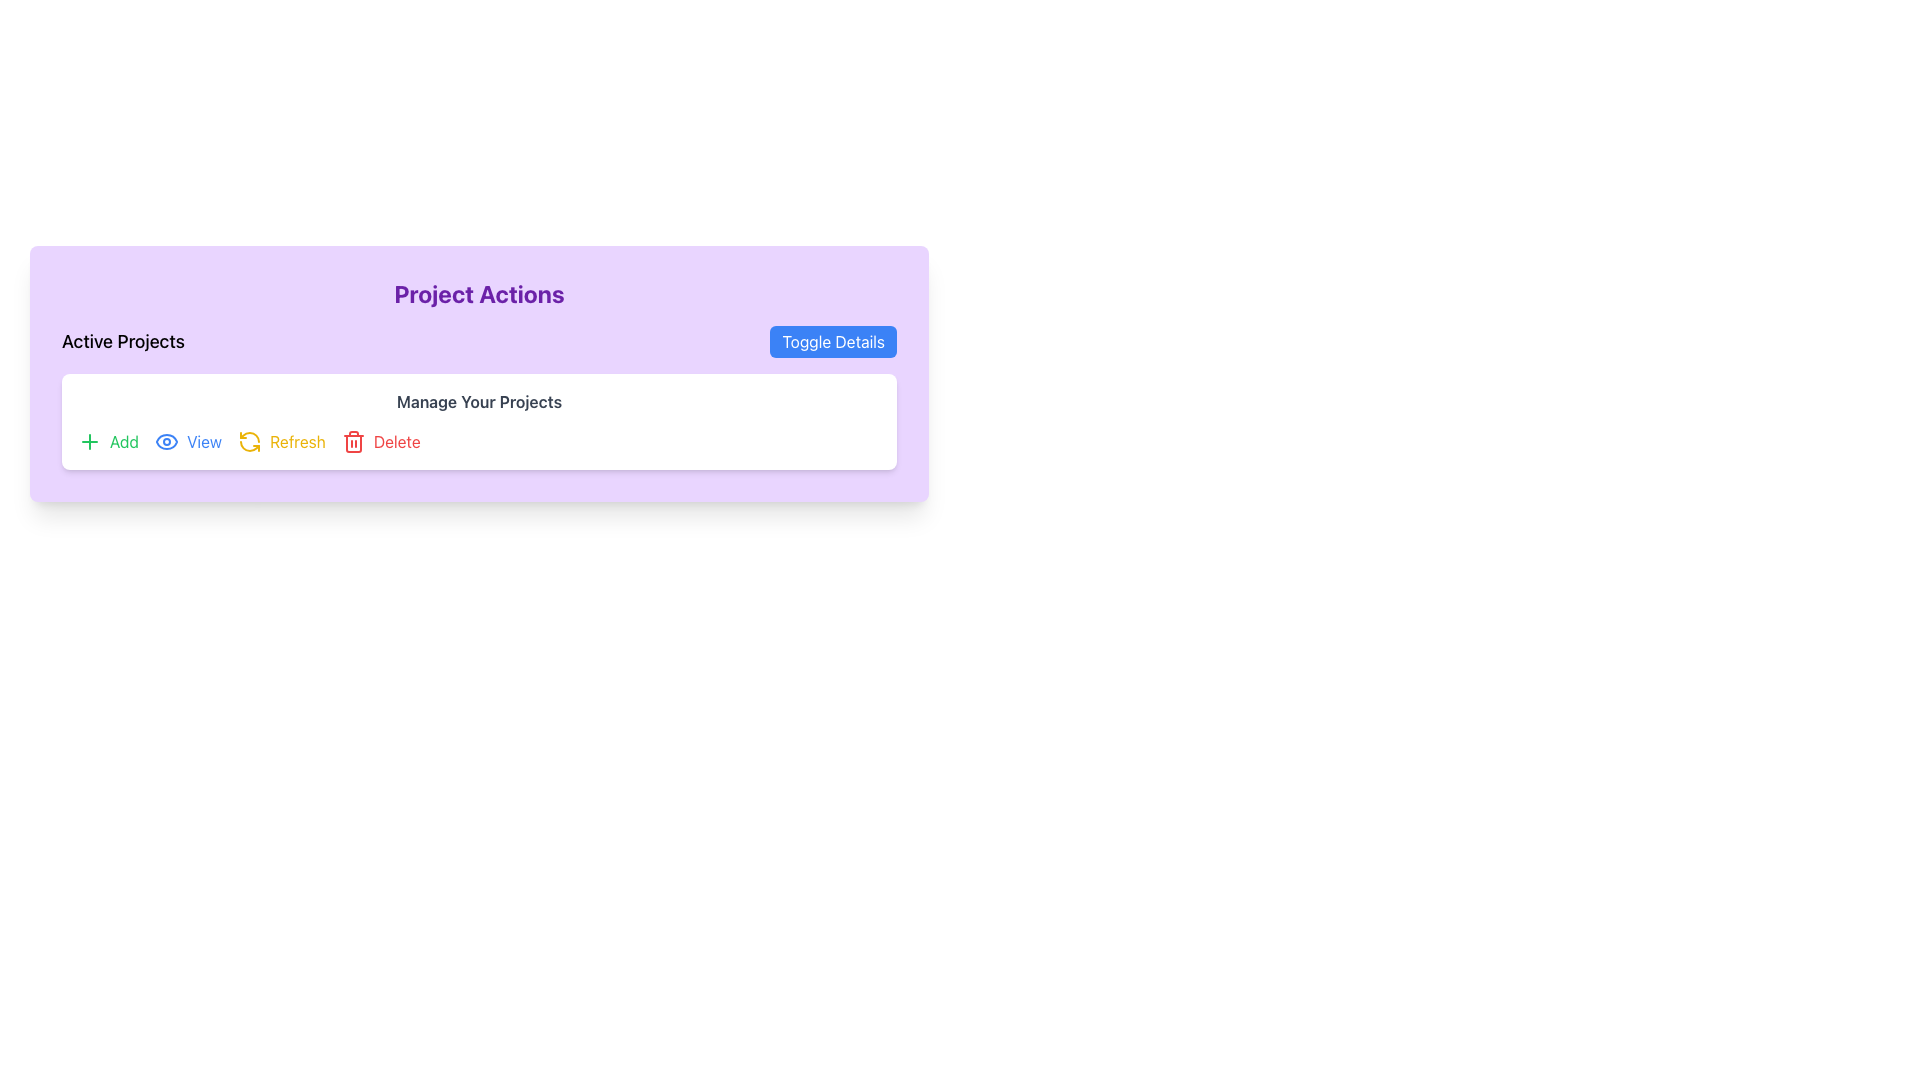 The width and height of the screenshot is (1920, 1080). Describe the element at coordinates (380, 441) in the screenshot. I see `the 'Delete' button, which features a red trash bin icon and text, located in the bottom-right section of the interface` at that location.